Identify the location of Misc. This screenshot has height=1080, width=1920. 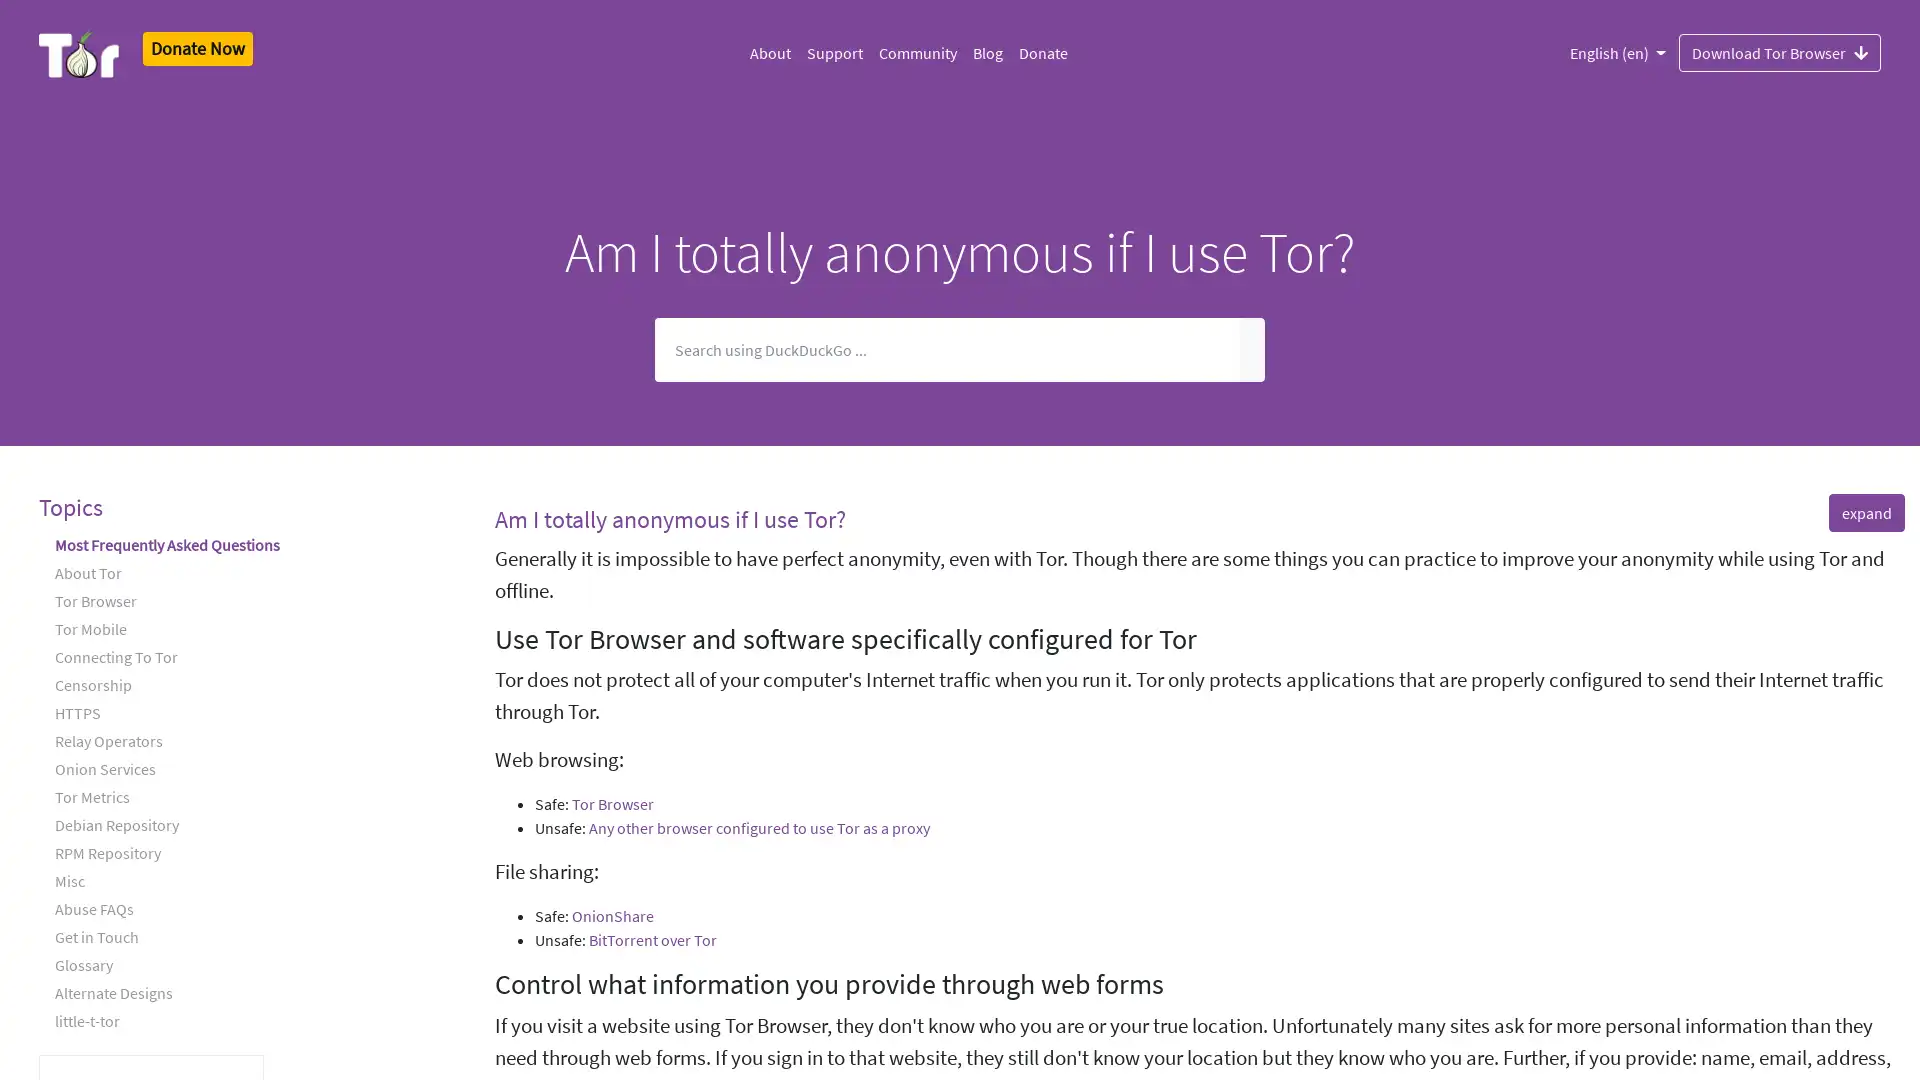
(247, 878).